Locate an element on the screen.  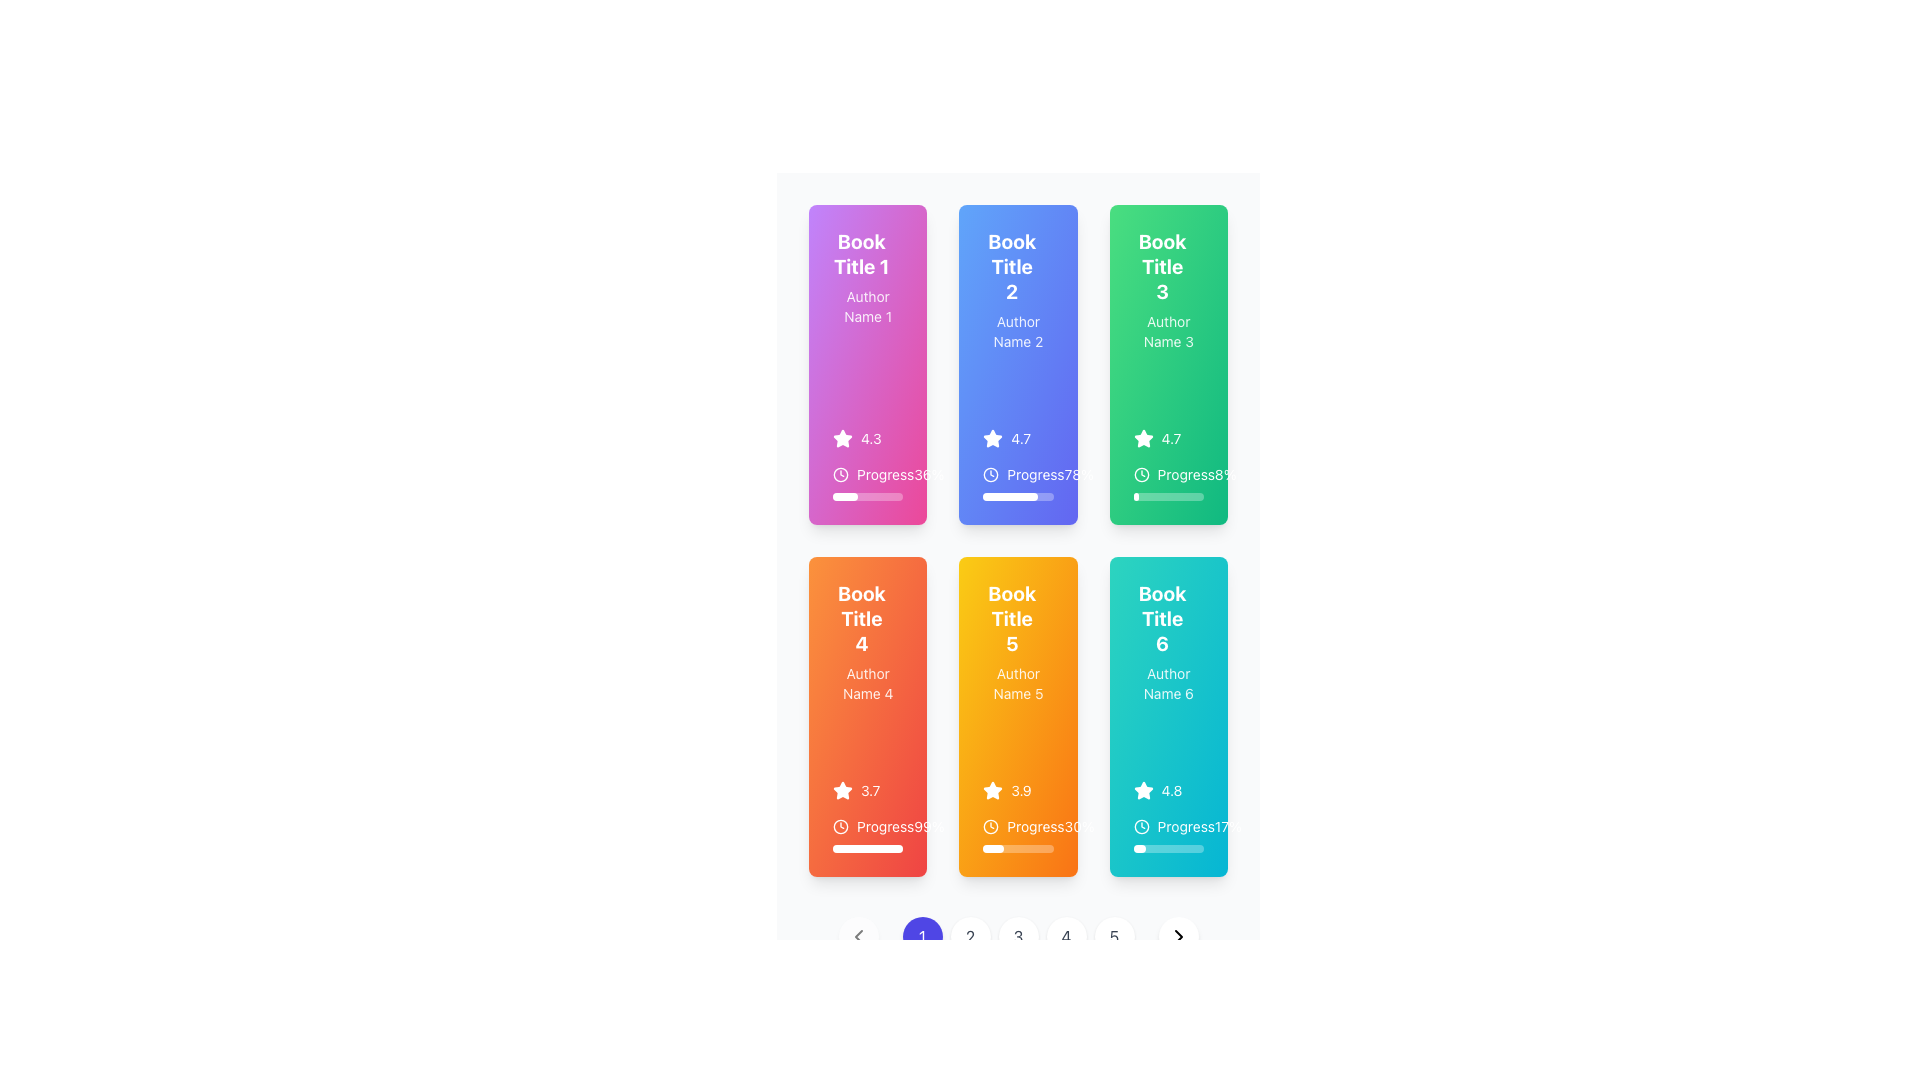
the text label reading 'Author Name 2', which is displayed in a smaller font size with reduced opacity on a blue card, located near the bottom of the card is located at coordinates (1018, 330).